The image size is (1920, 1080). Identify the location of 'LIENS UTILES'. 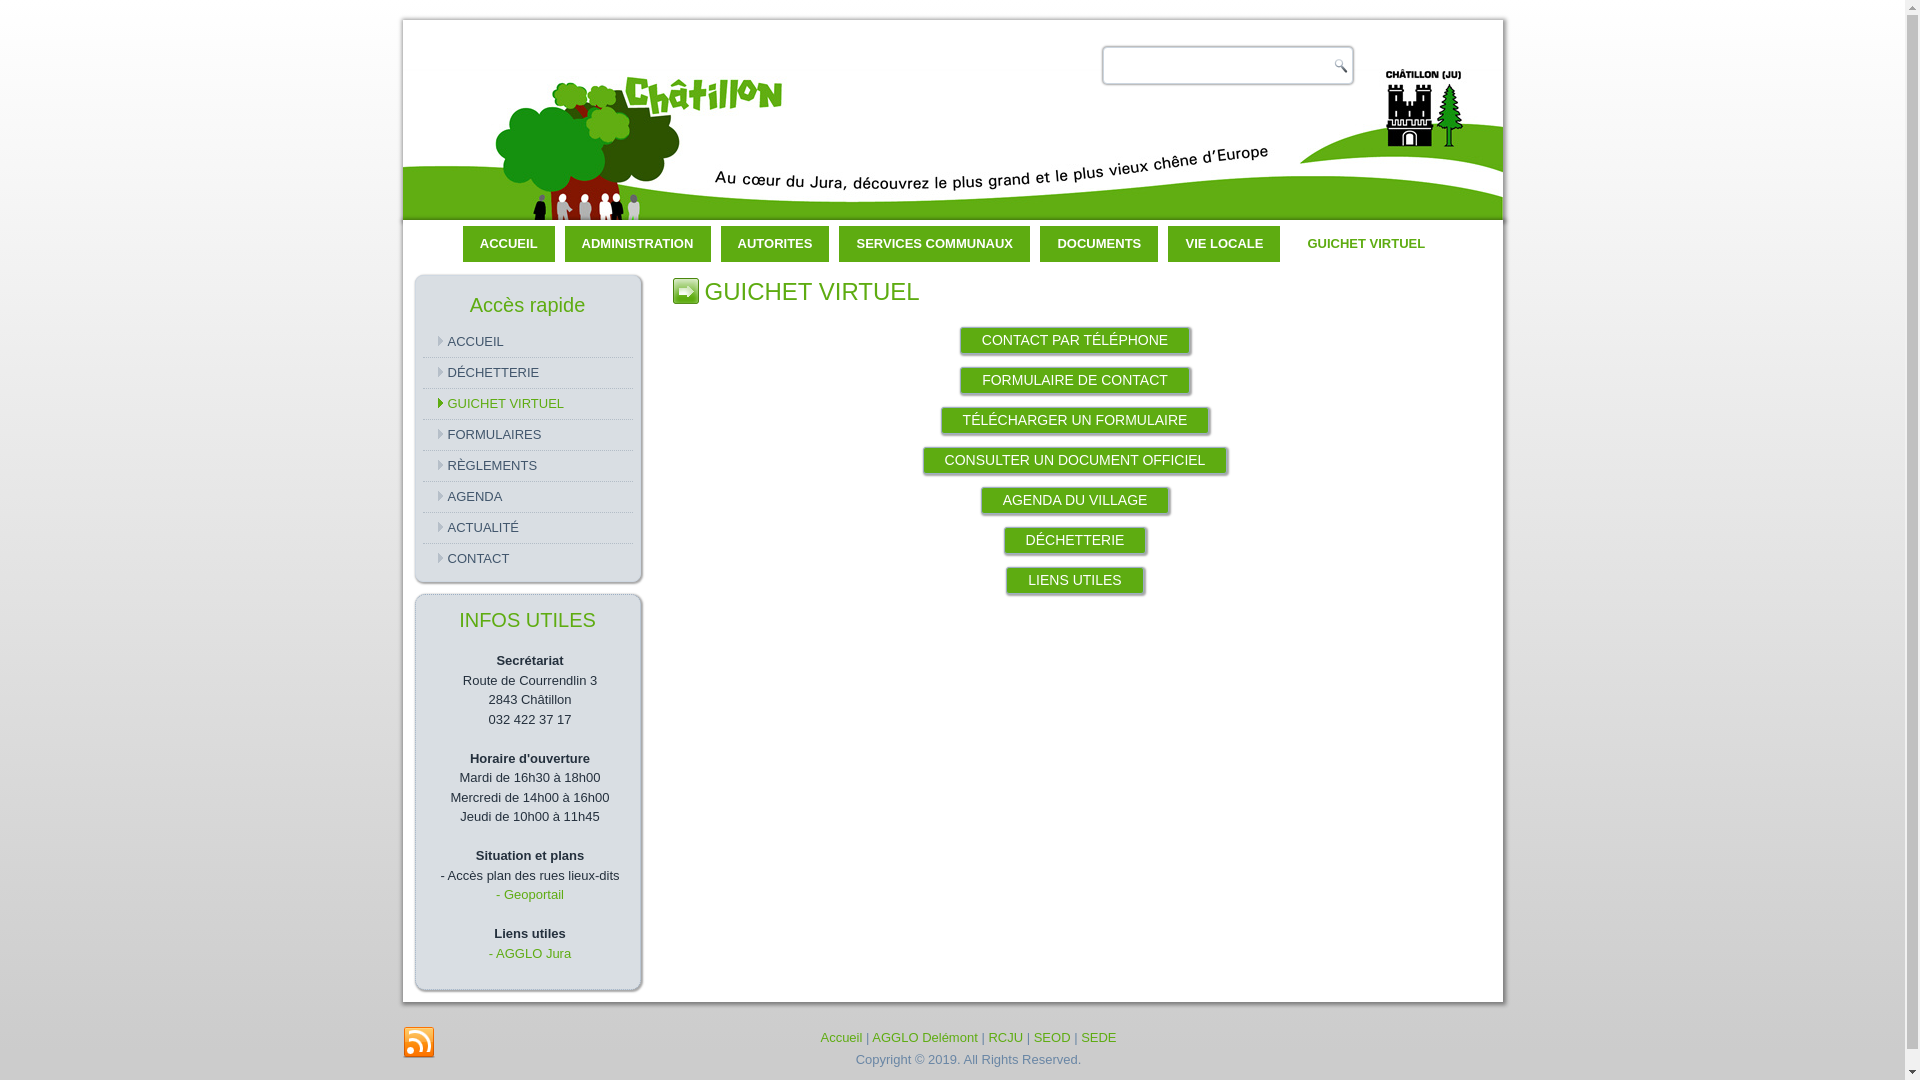
(1073, 580).